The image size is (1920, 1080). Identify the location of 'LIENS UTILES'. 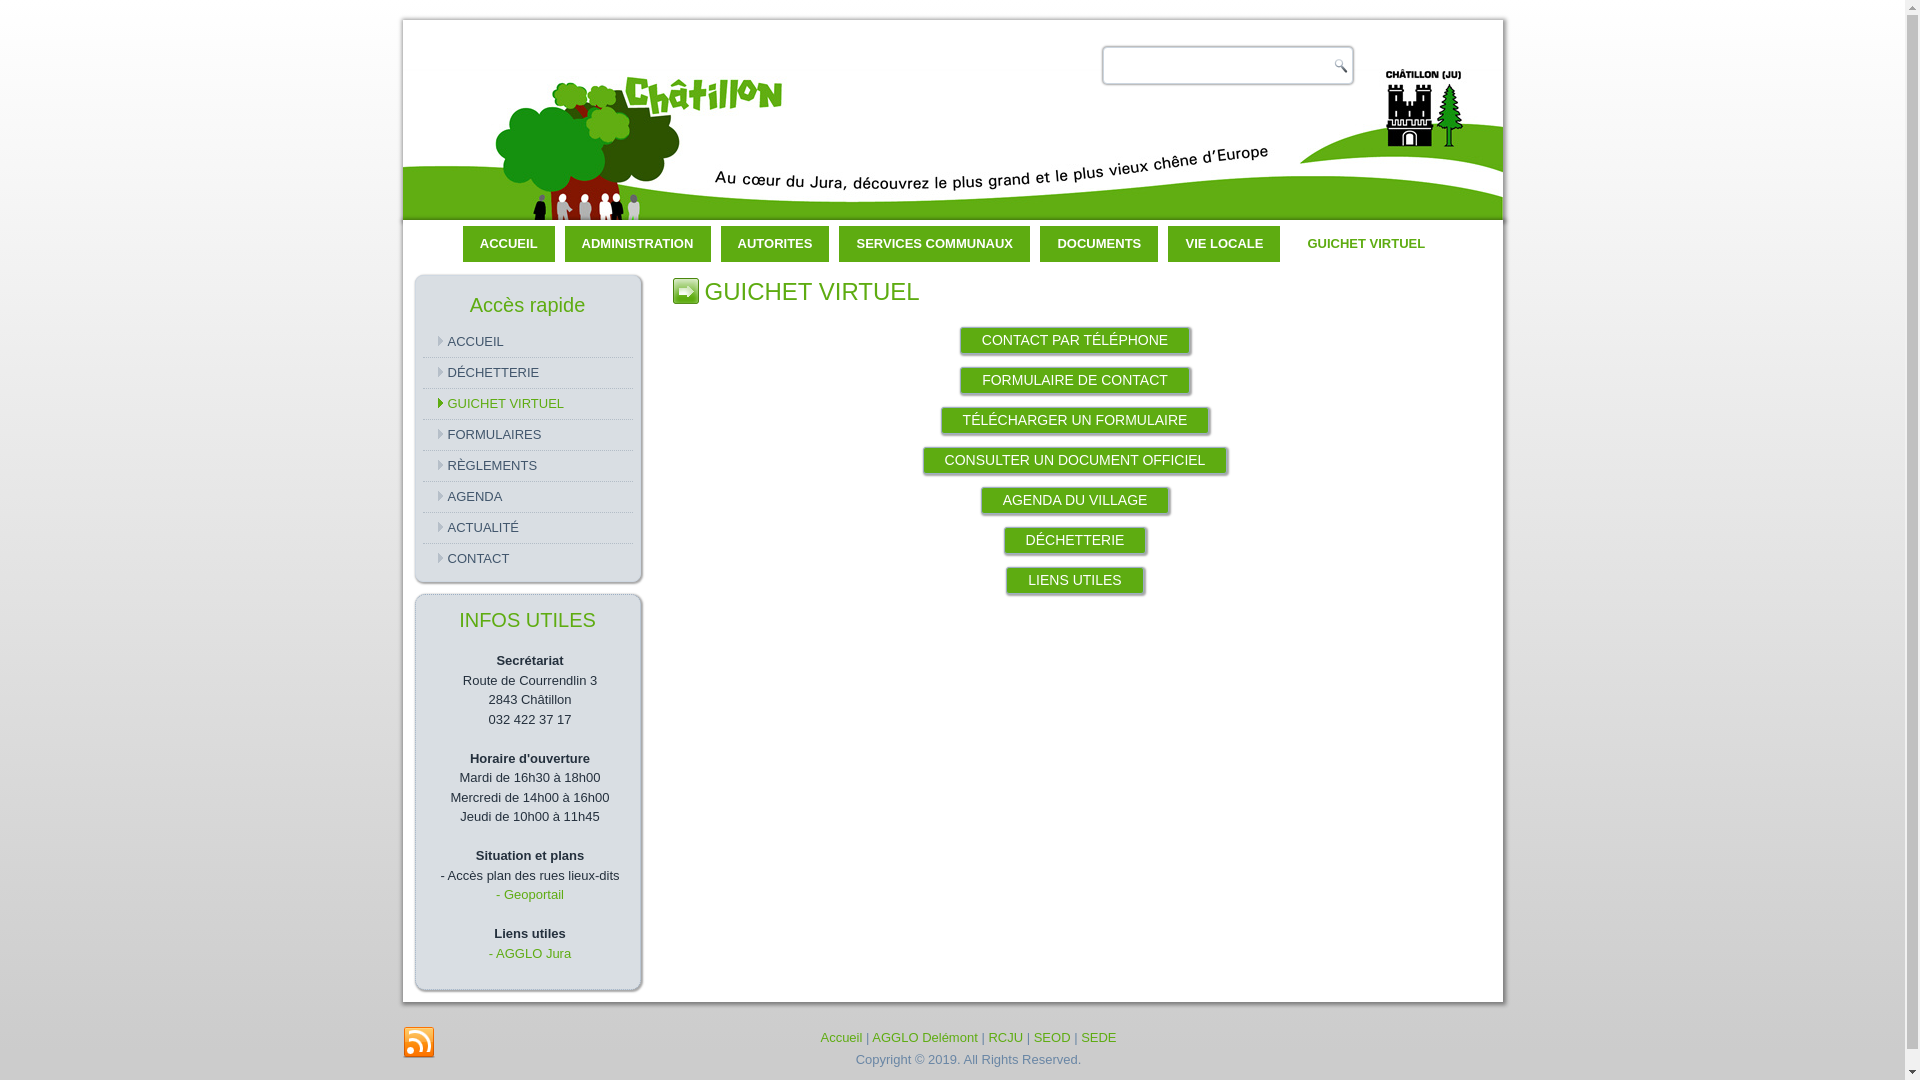
(1073, 580).